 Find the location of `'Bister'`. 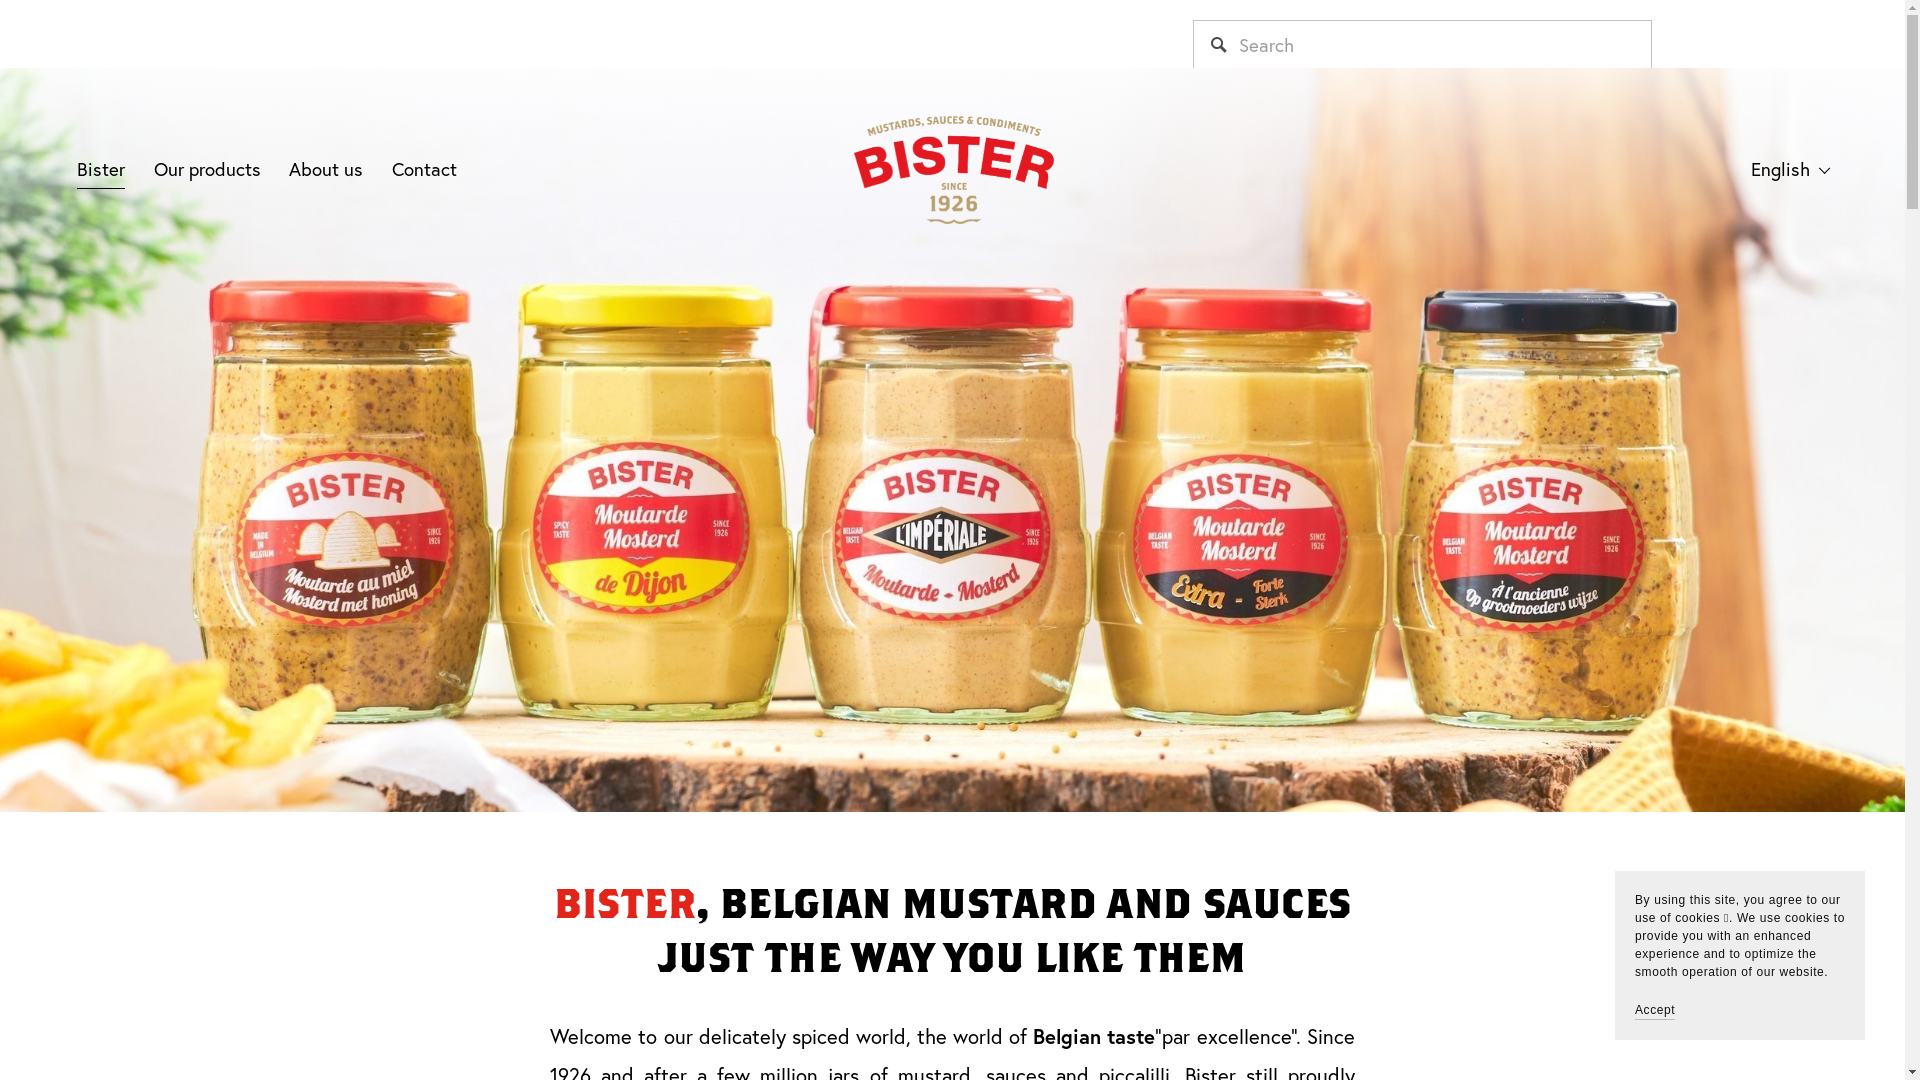

'Bister' is located at coordinates (76, 168).